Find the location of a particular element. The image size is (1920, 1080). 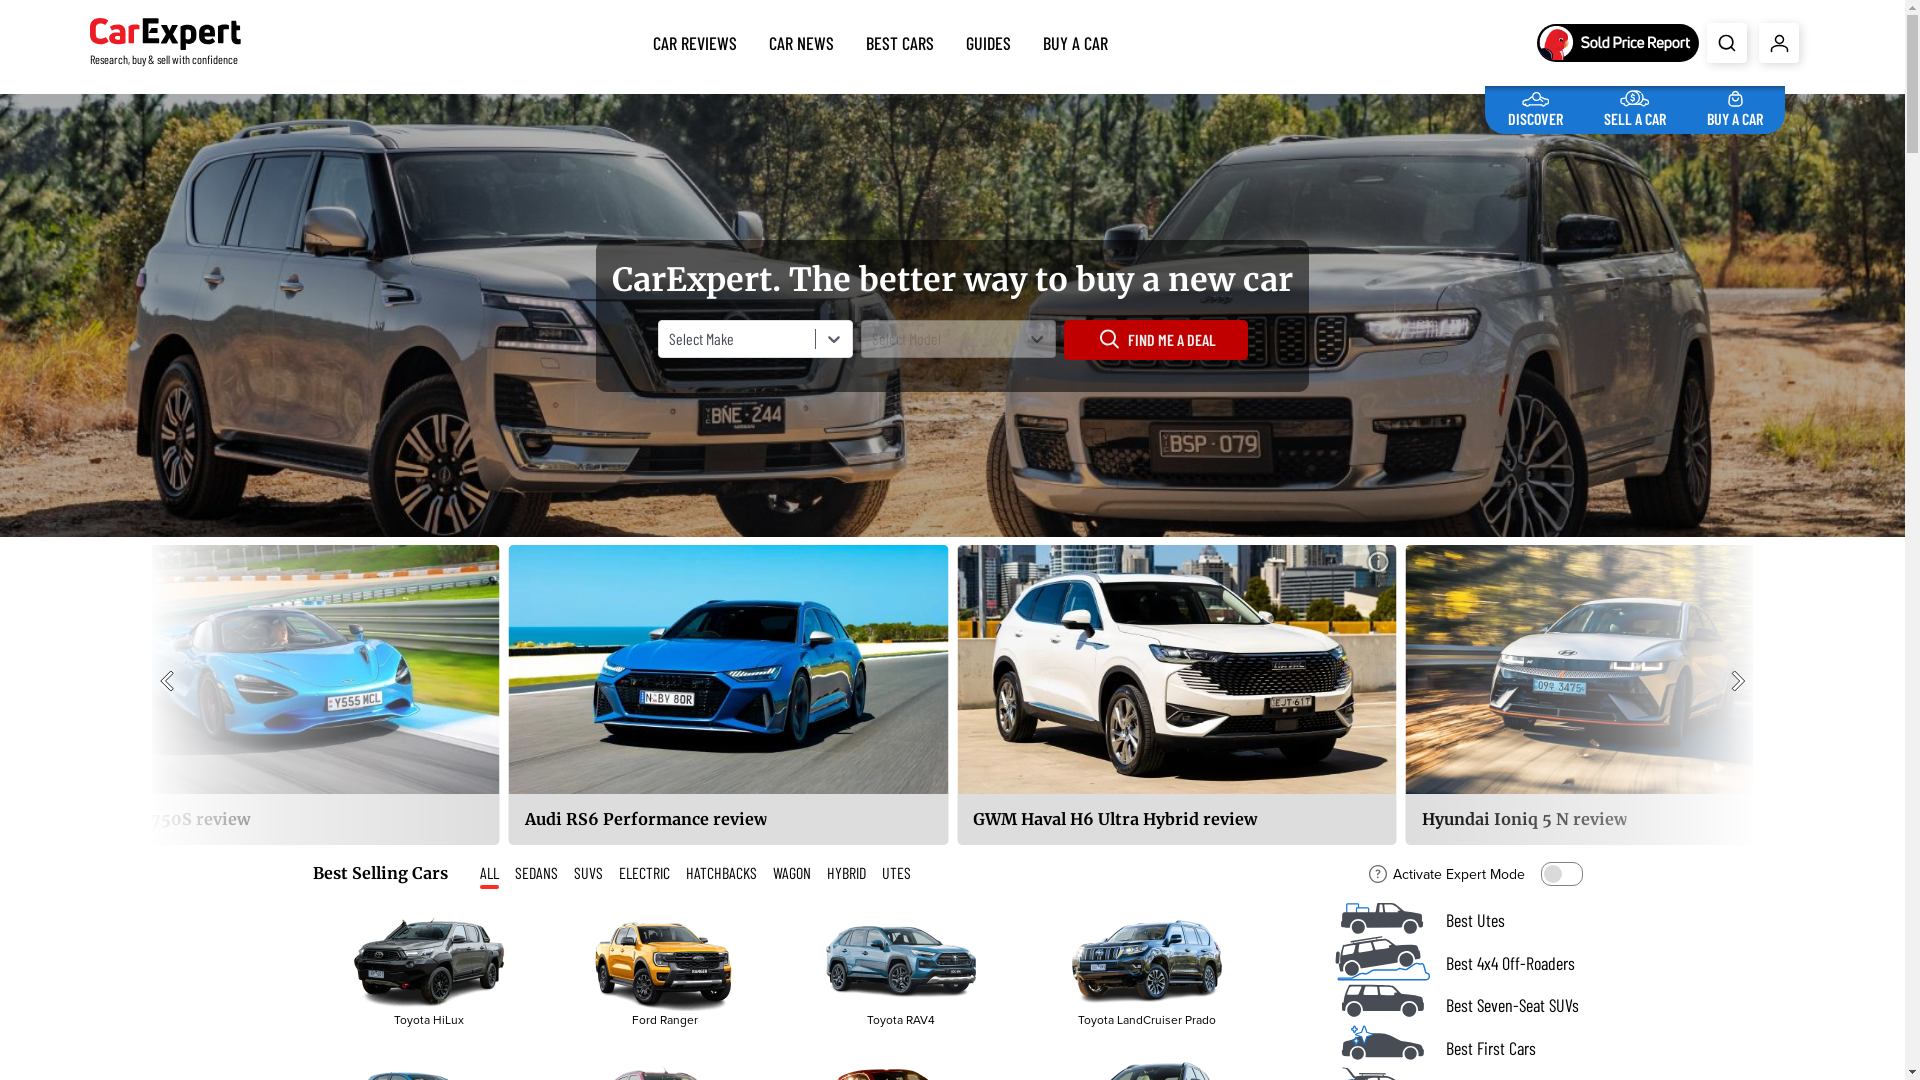

'BEST CARS' is located at coordinates (899, 38).